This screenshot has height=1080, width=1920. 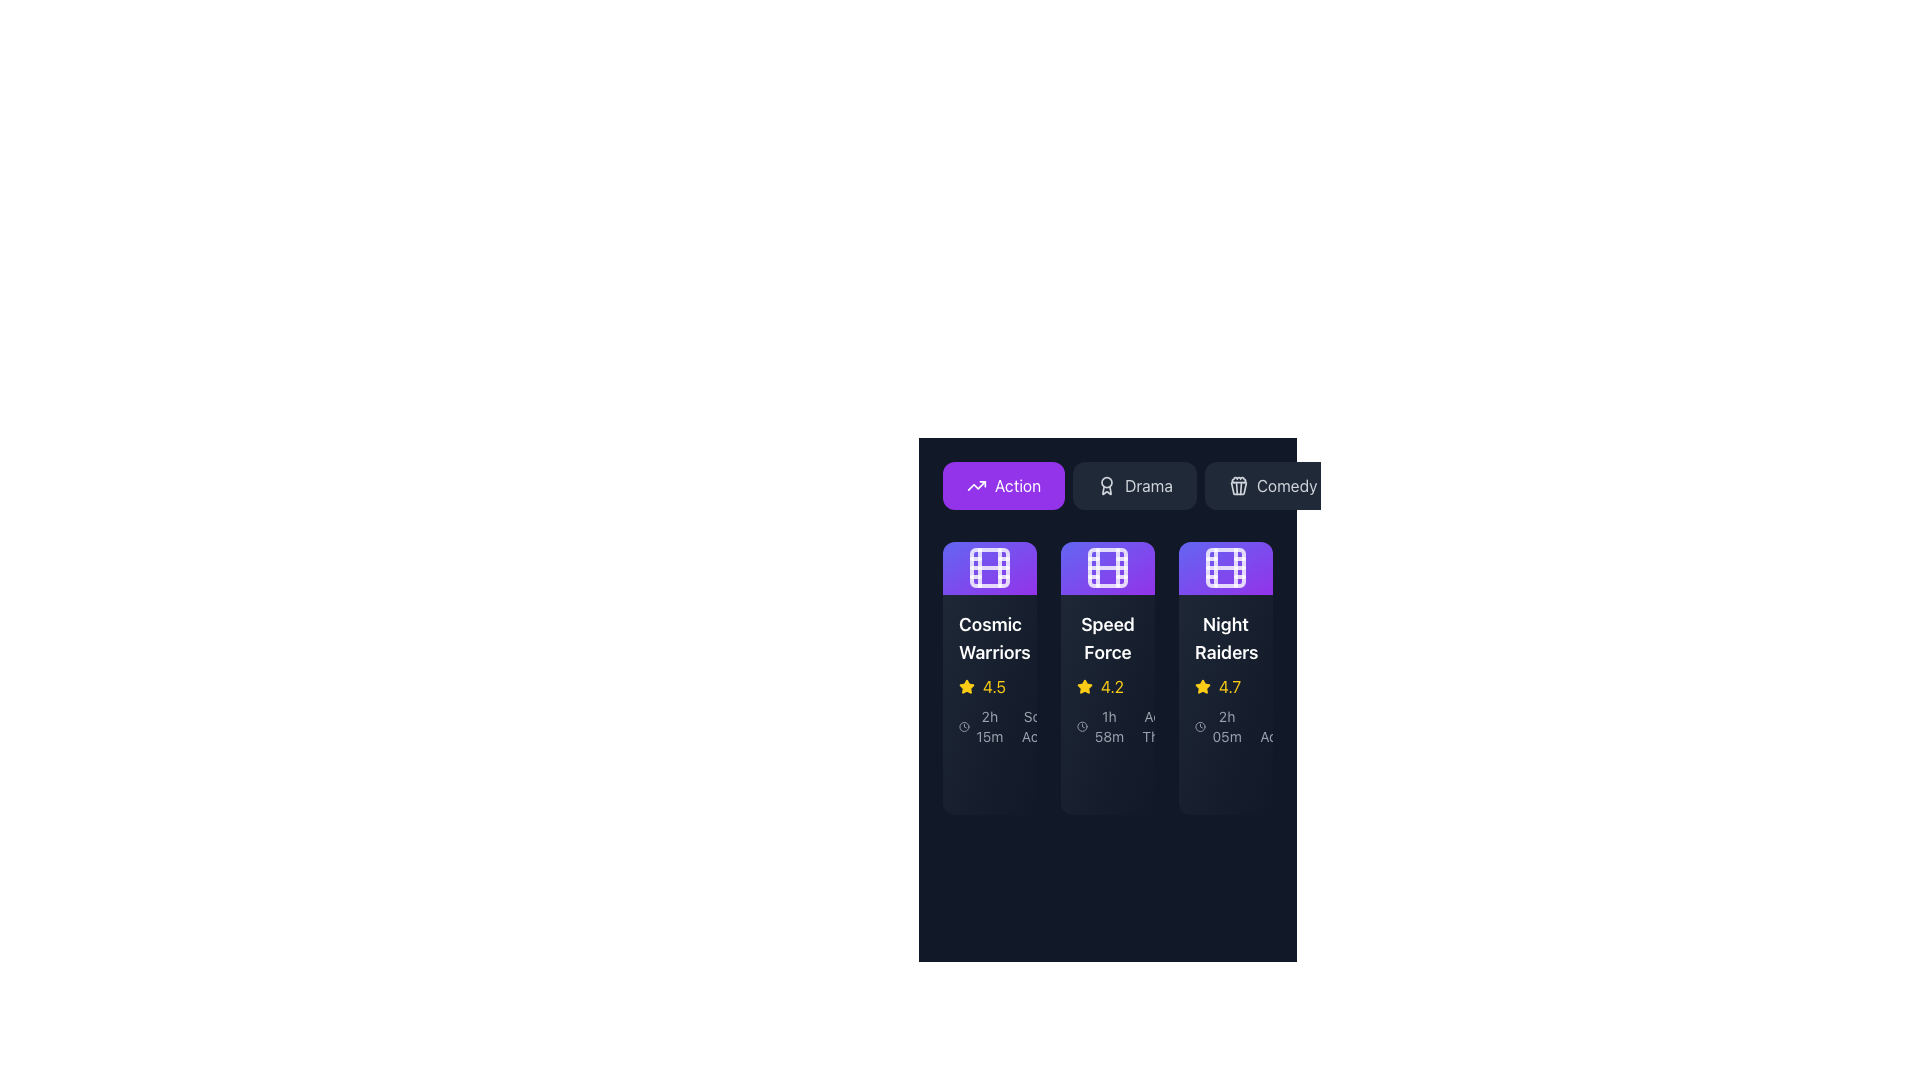 I want to click on the film icon styled as a grid-like rectangle with rounded corners, located in the first card titled 'Cosmic Warriors', so click(x=989, y=567).